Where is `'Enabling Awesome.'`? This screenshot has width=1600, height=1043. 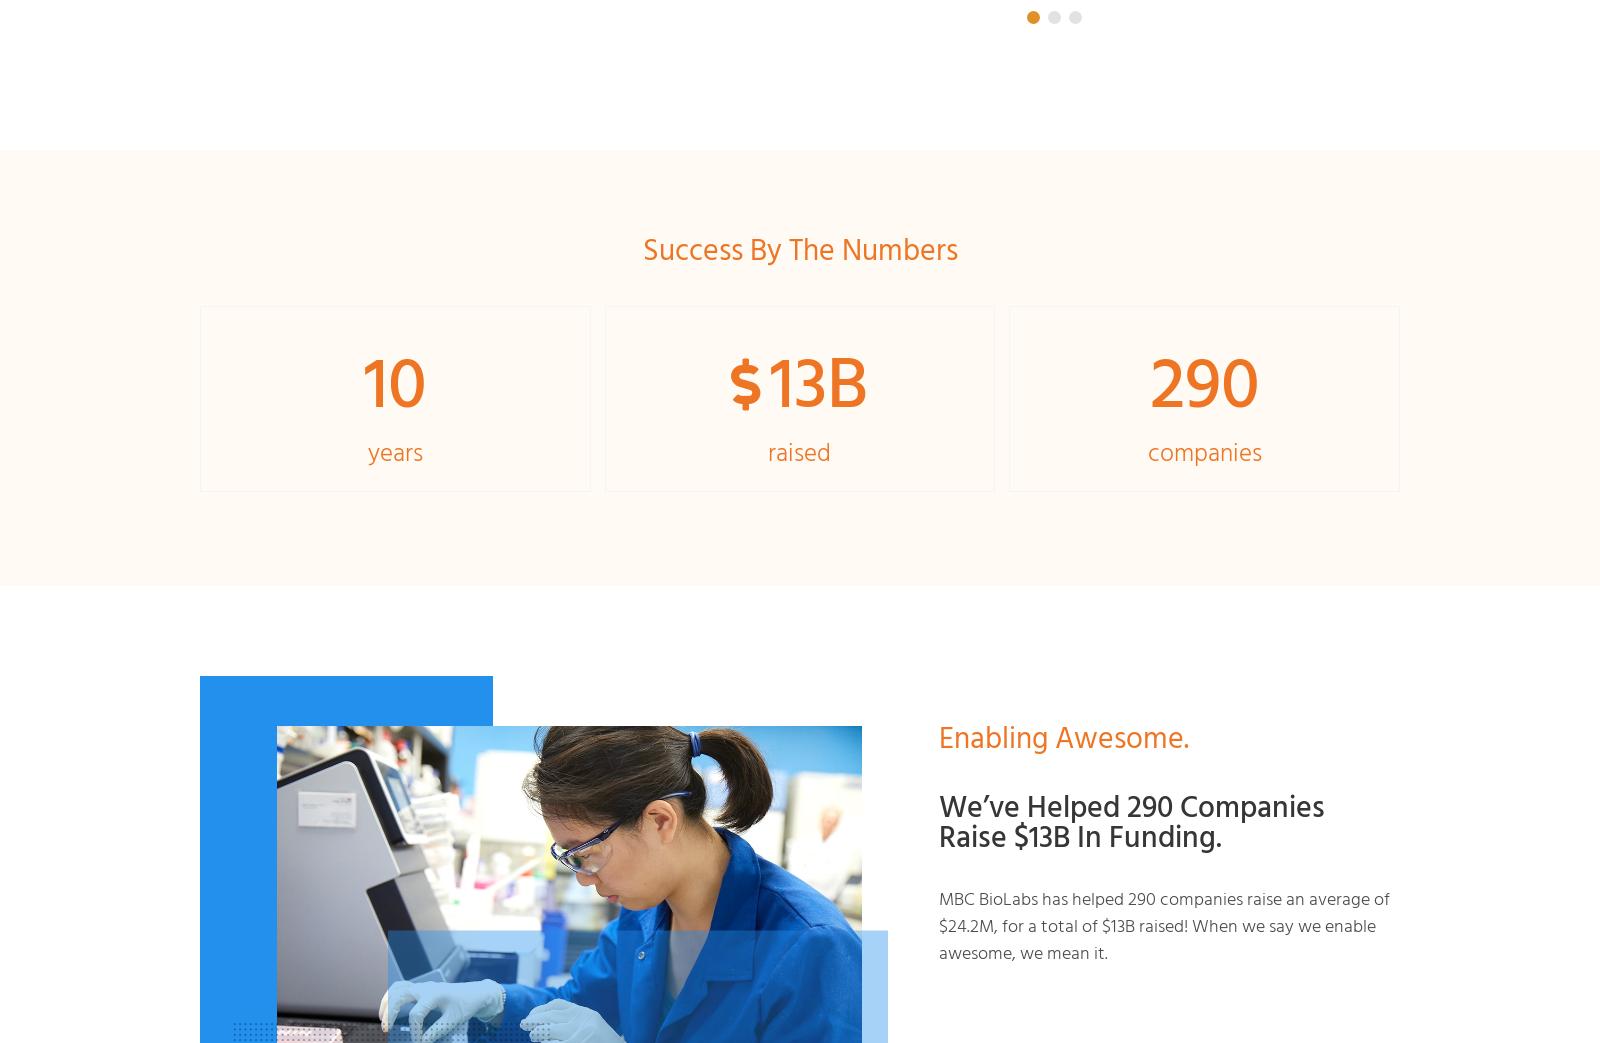 'Enabling Awesome.' is located at coordinates (1064, 738).